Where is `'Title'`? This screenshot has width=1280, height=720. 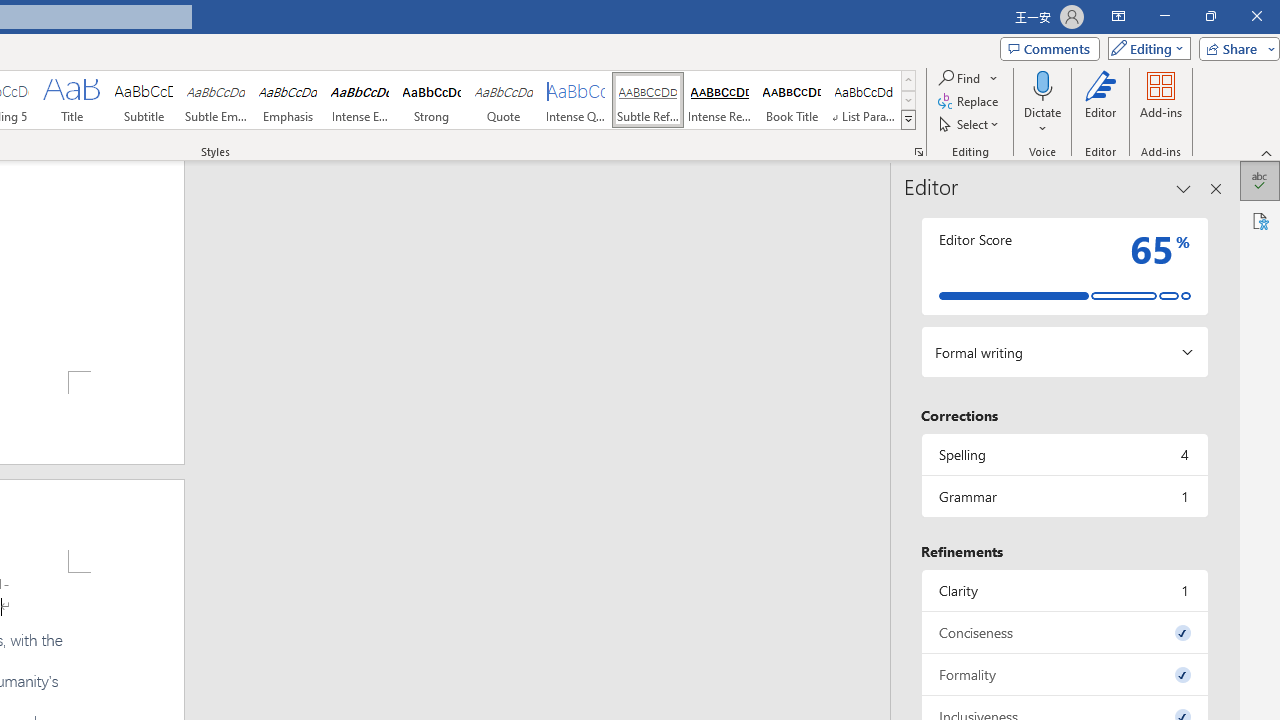
'Title' is located at coordinates (71, 100).